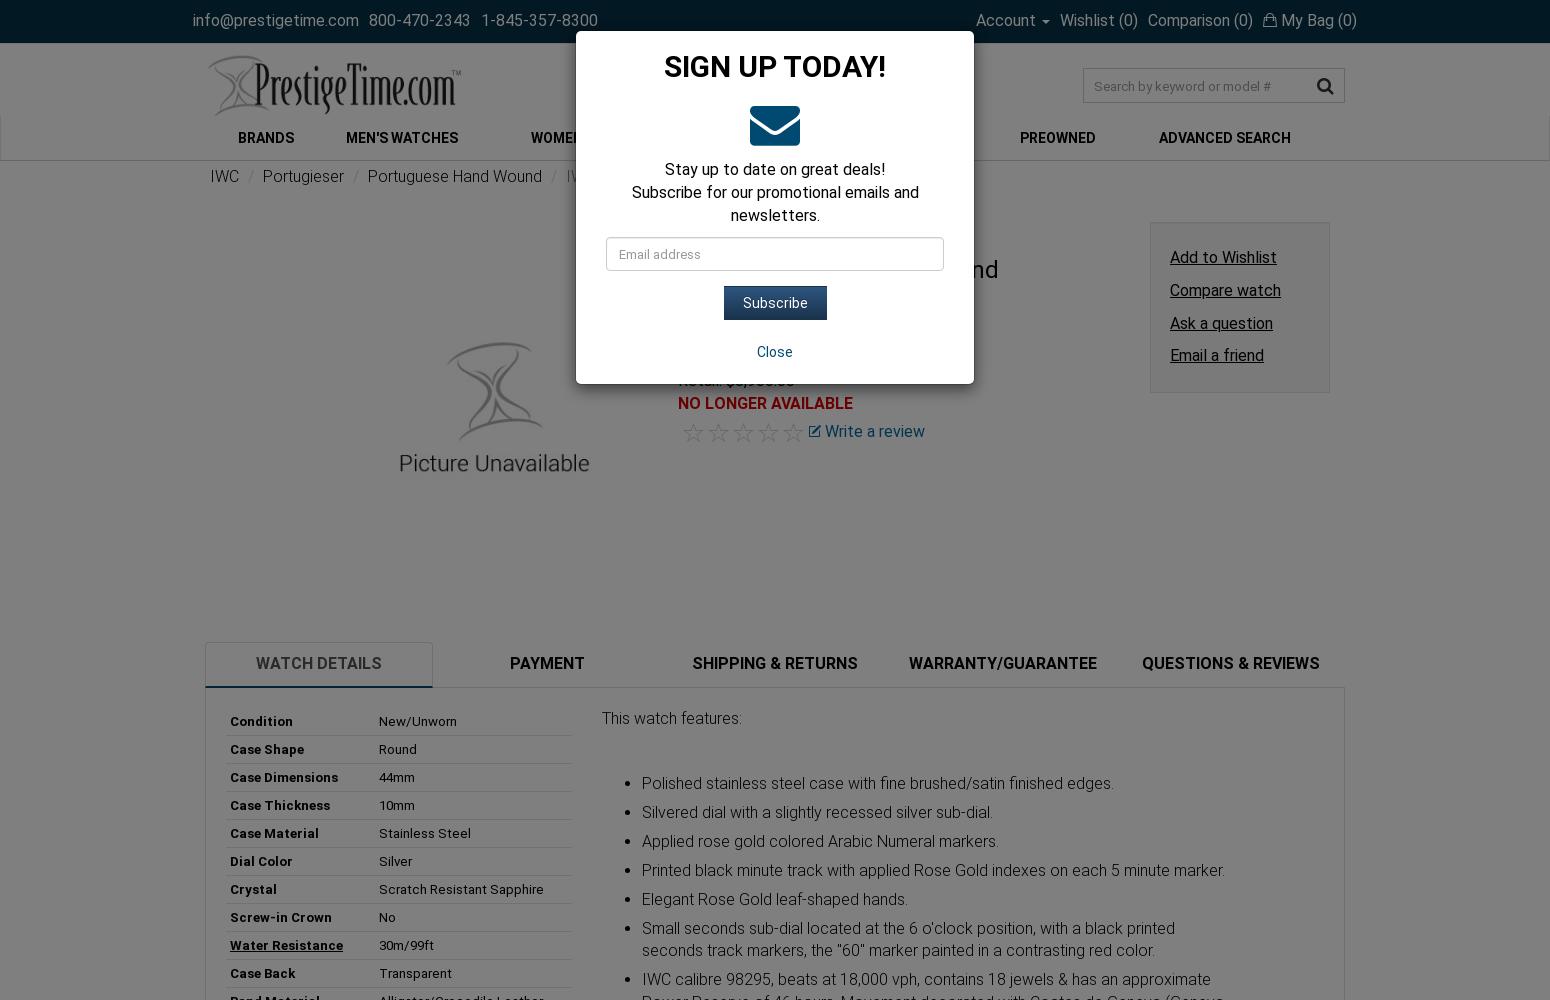  What do you see at coordinates (663, 65) in the screenshot?
I see `'SIGN UP TODAY!'` at bounding box center [663, 65].